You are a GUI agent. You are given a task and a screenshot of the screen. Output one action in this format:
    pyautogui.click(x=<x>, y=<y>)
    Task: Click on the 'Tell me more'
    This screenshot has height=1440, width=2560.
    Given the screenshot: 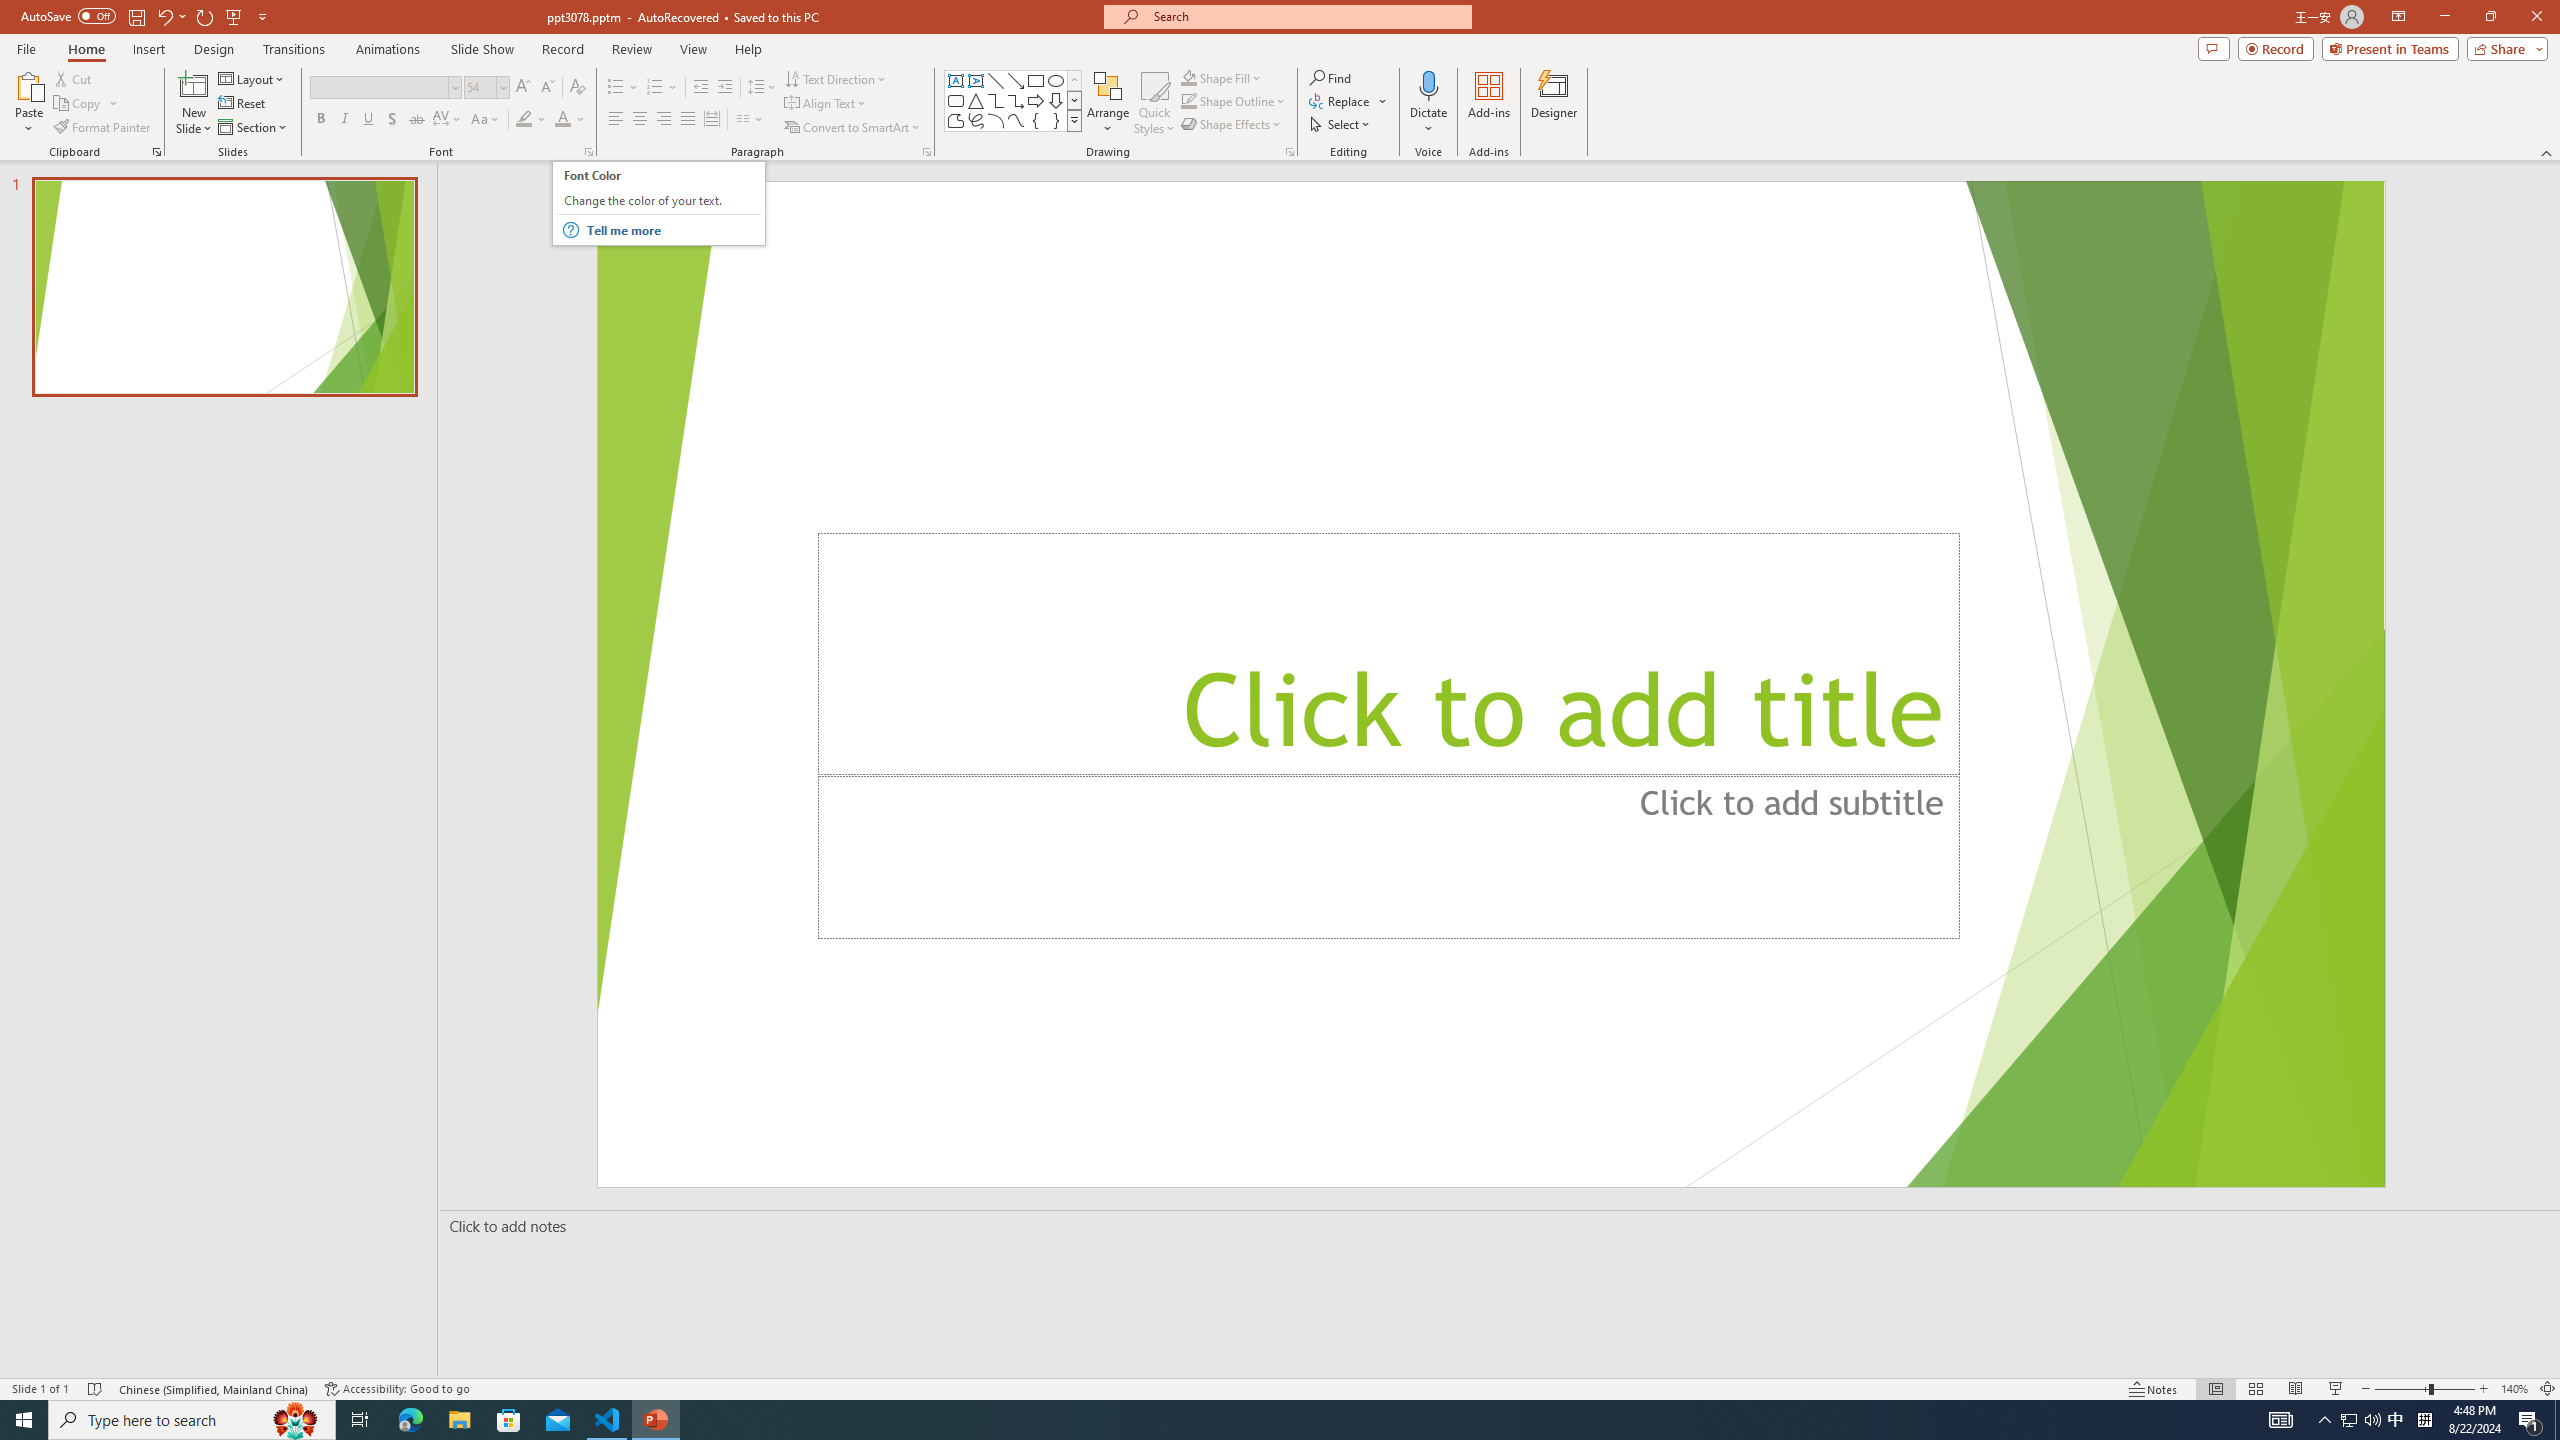 What is the action you would take?
    pyautogui.click(x=672, y=229)
    